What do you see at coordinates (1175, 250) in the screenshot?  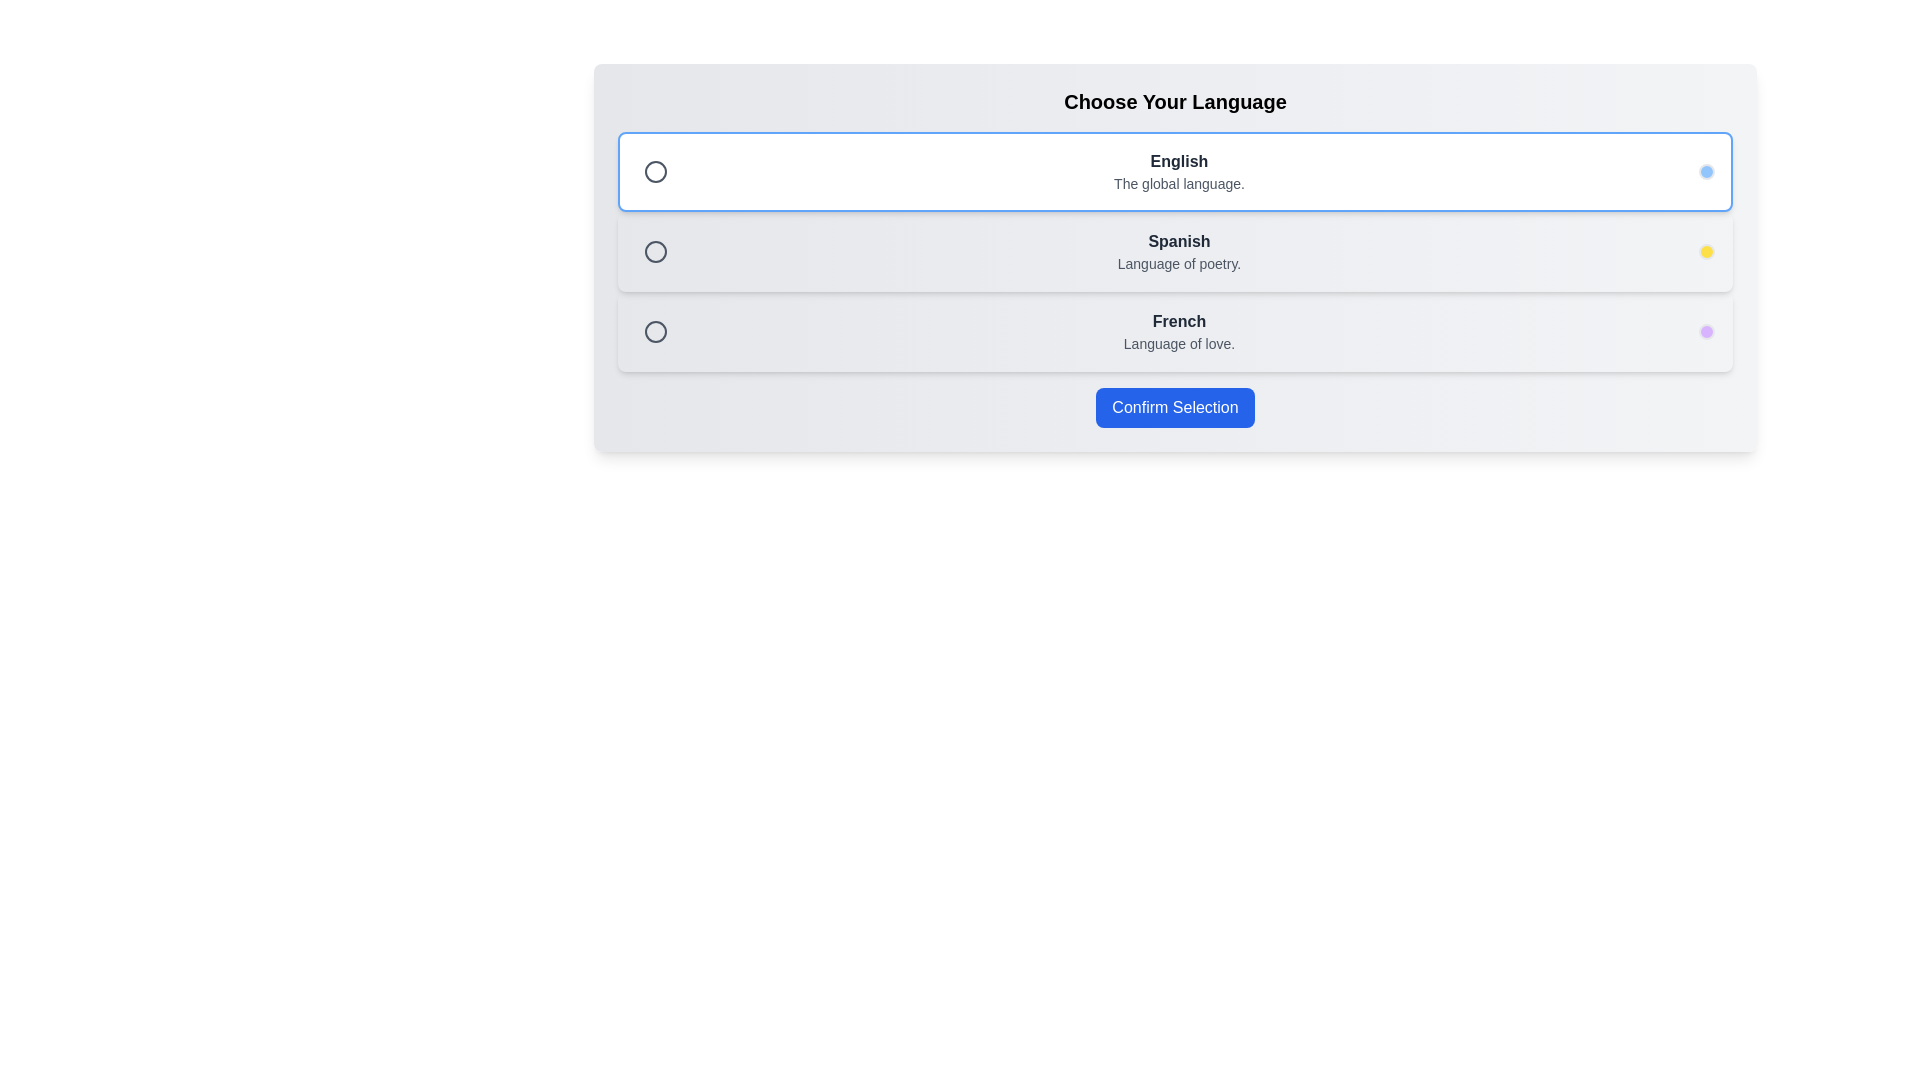 I see `the second option in the language selection list, labeled 'Spanish'` at bounding box center [1175, 250].